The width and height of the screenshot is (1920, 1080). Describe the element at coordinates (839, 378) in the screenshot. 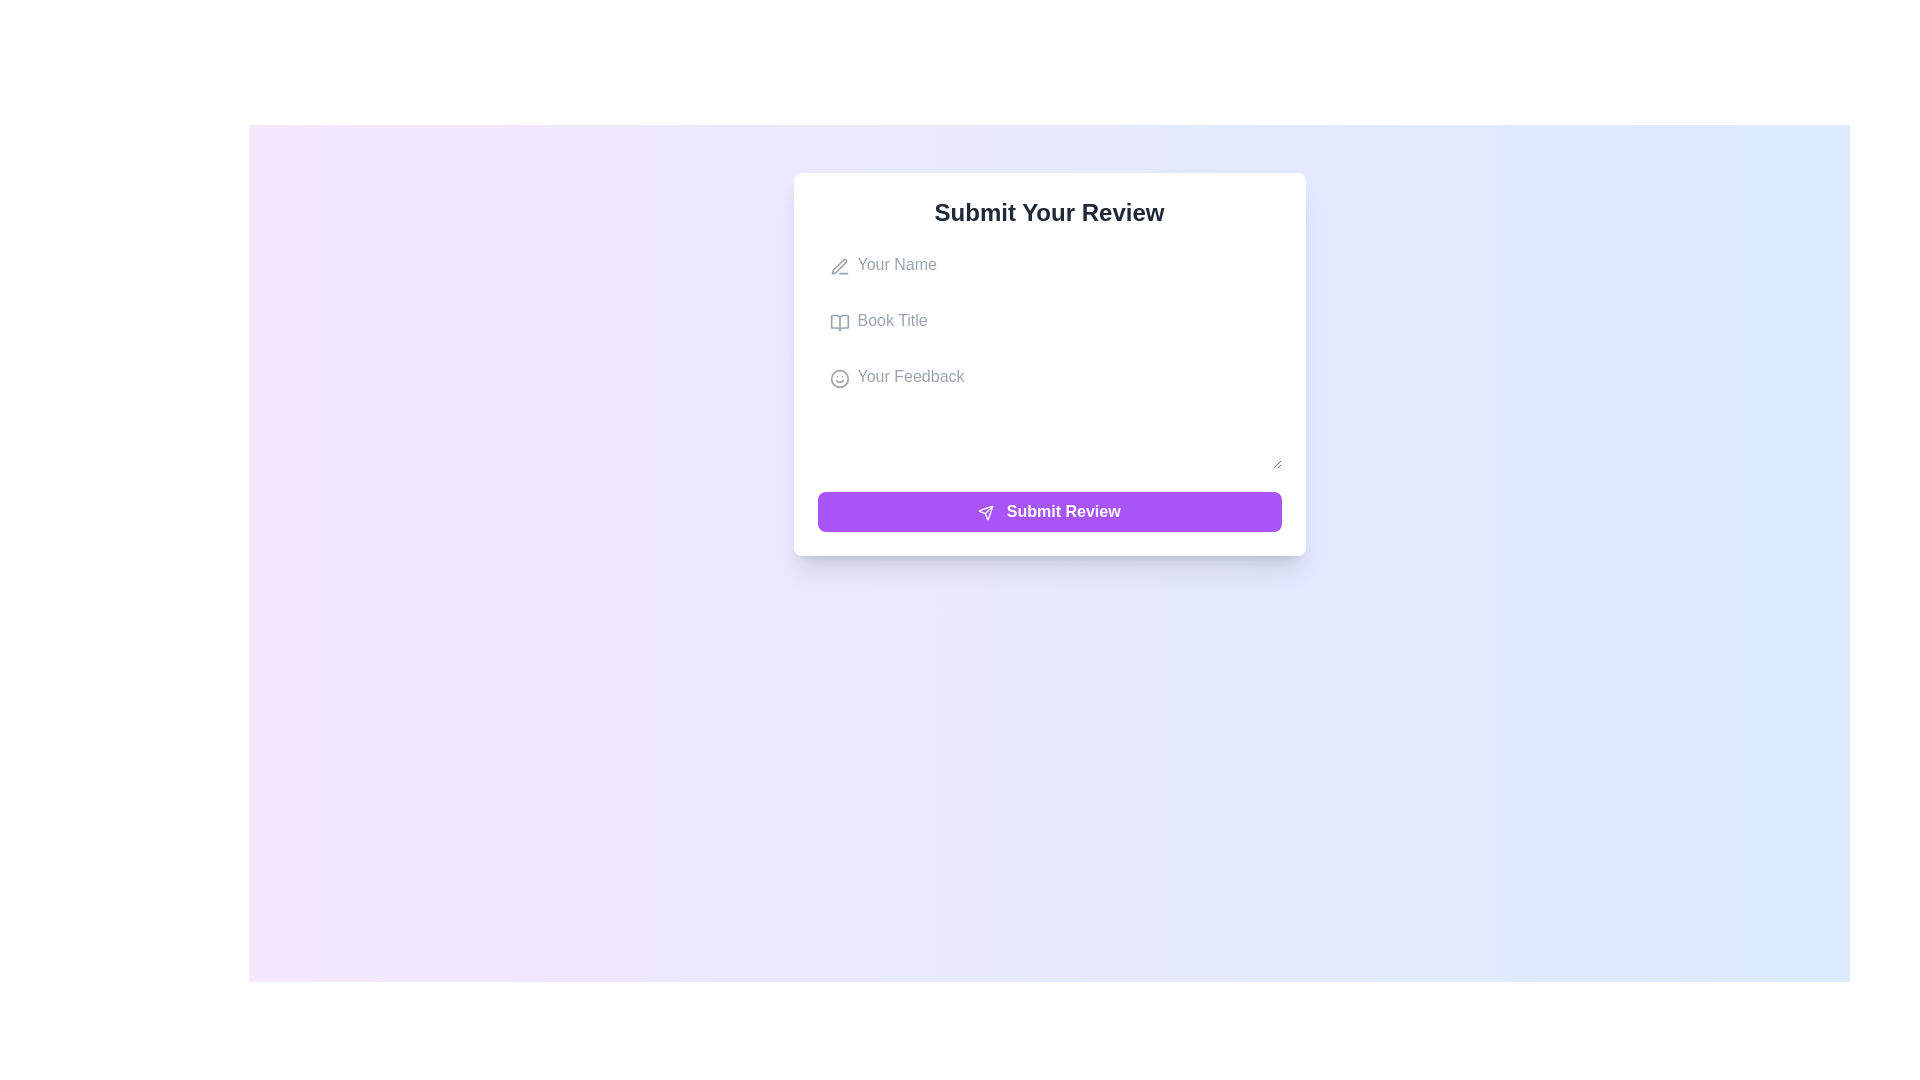

I see `the circular outer boundary of the smiley face icon located at the top-left corner of the feedback box, which is above the 'Your Feedback' input field` at that location.